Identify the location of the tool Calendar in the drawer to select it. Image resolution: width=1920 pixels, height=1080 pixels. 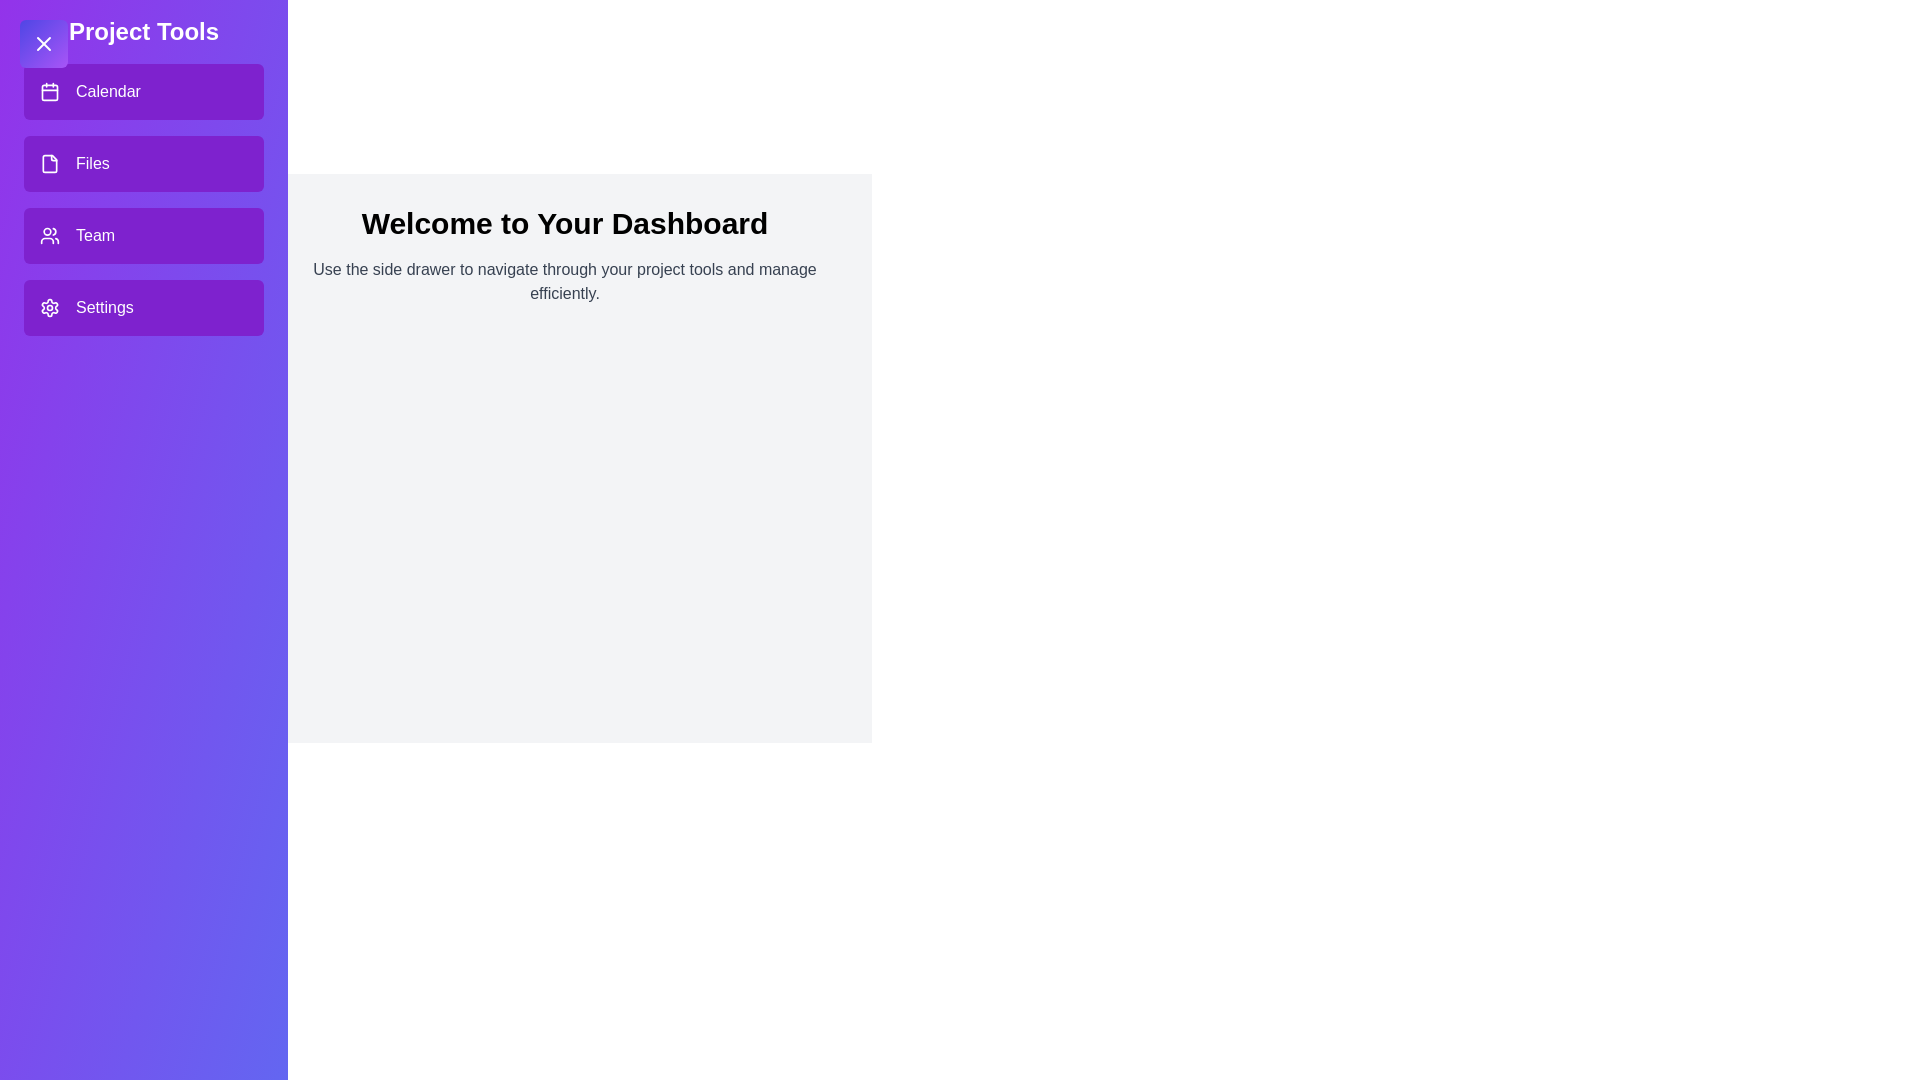
(143, 92).